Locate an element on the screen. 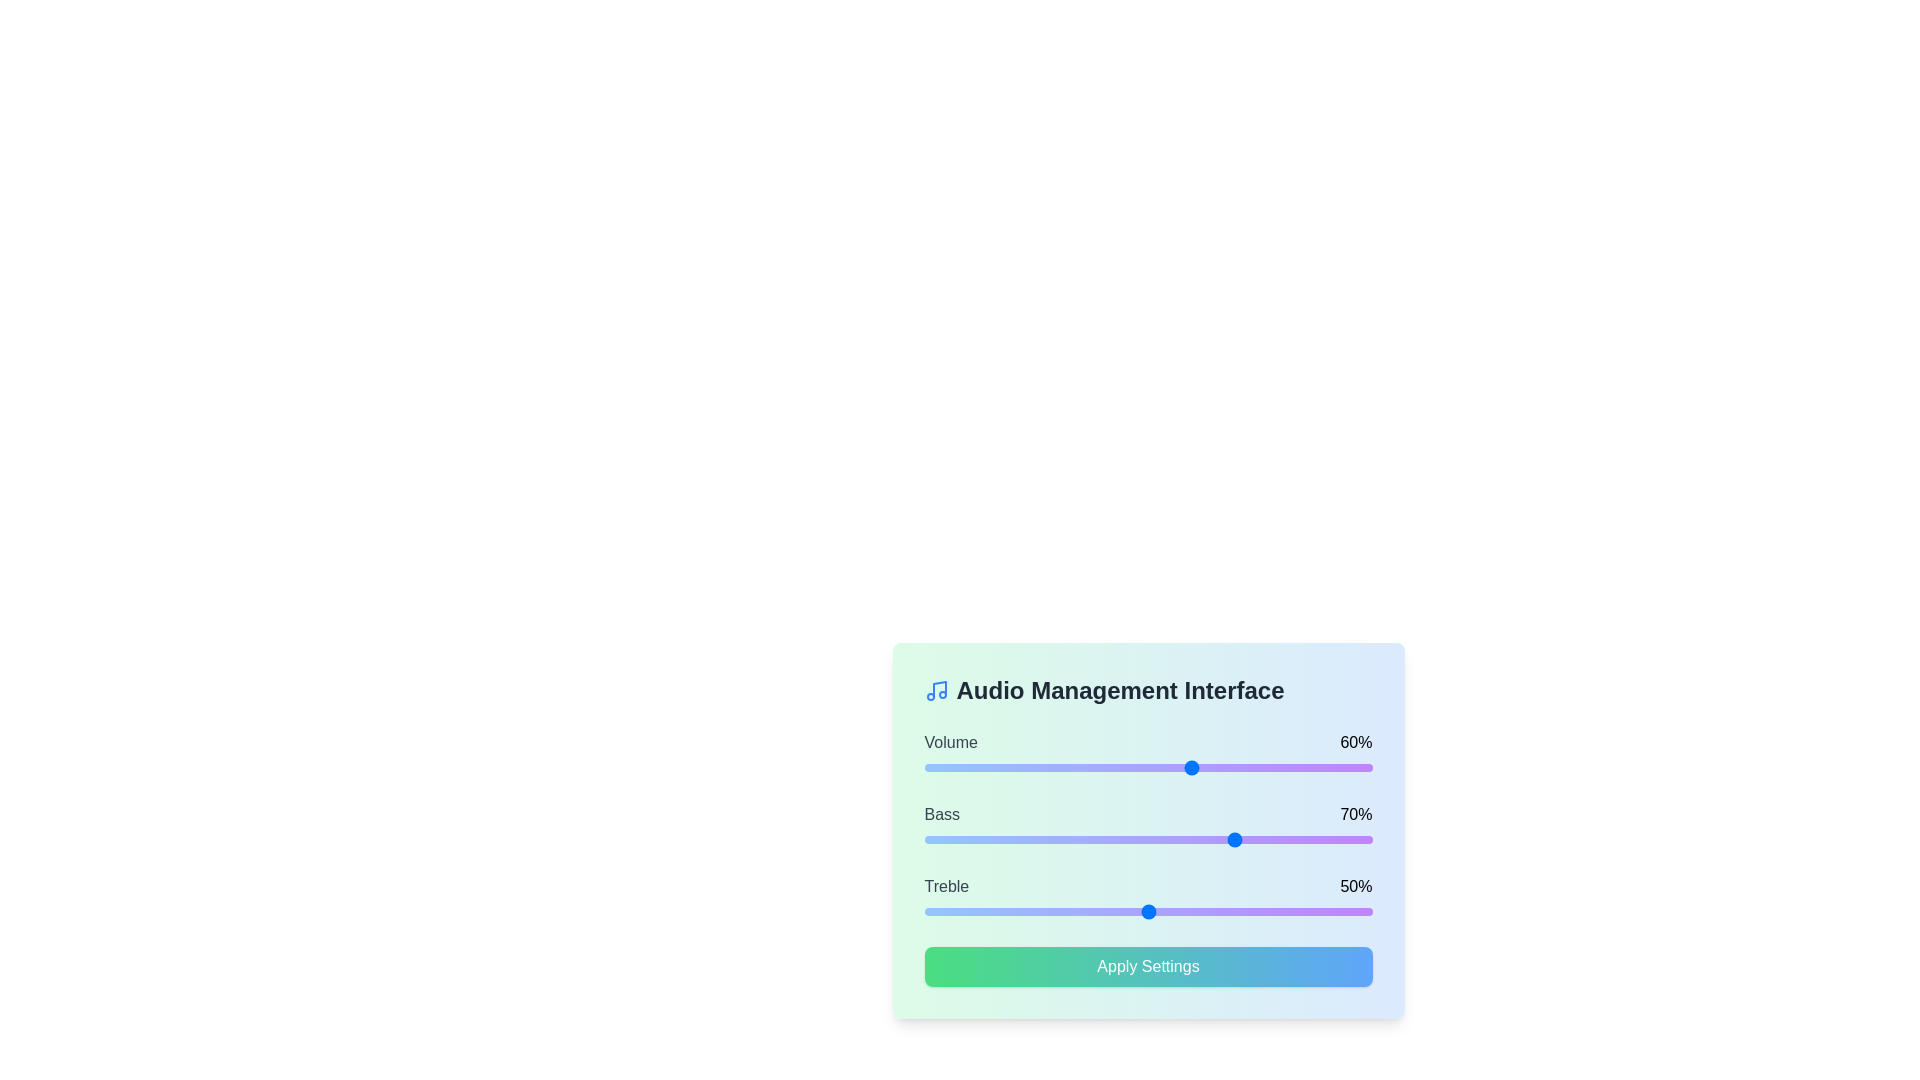  the slider's value is located at coordinates (1130, 766).